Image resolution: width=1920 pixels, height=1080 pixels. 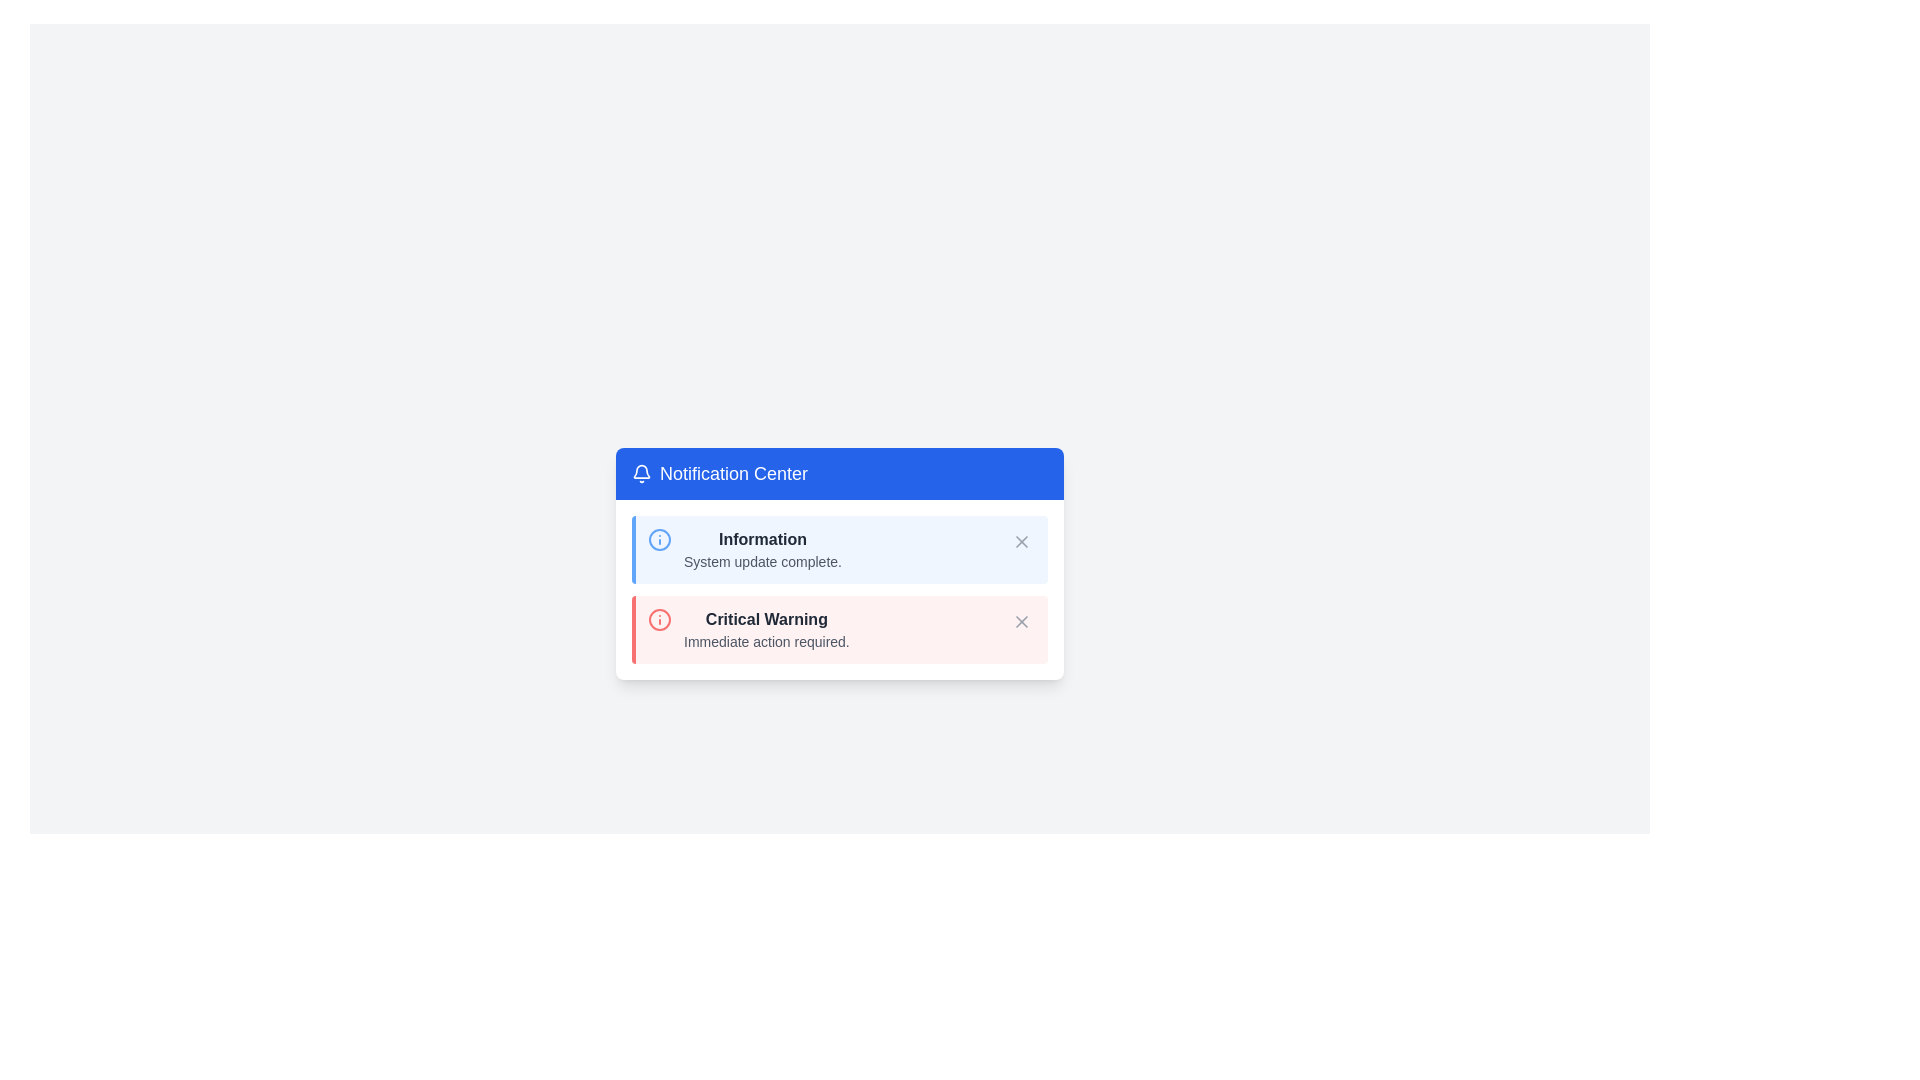 What do you see at coordinates (642, 471) in the screenshot?
I see `the bell icon representing notifications or alerts in the Notification Center header, located slightly right of the left edge of the icon` at bounding box center [642, 471].